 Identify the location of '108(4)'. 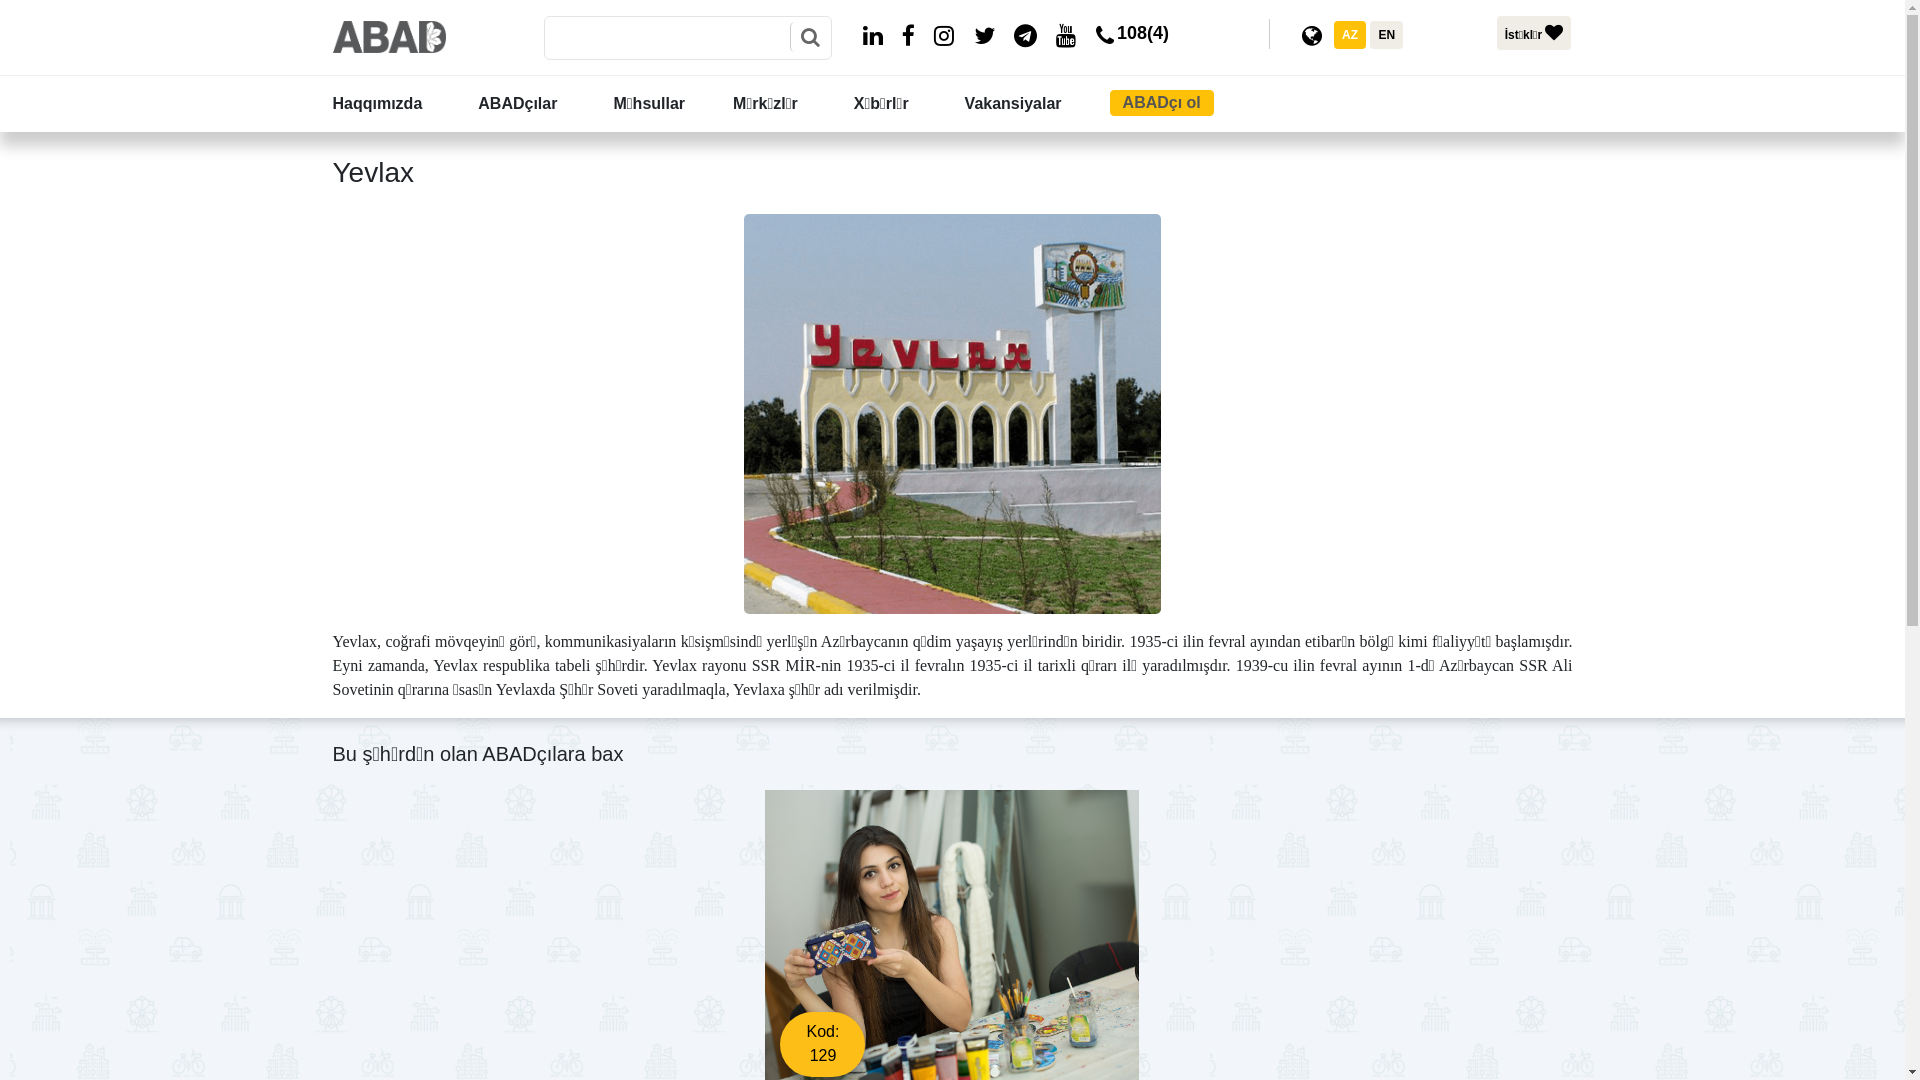
(1128, 39).